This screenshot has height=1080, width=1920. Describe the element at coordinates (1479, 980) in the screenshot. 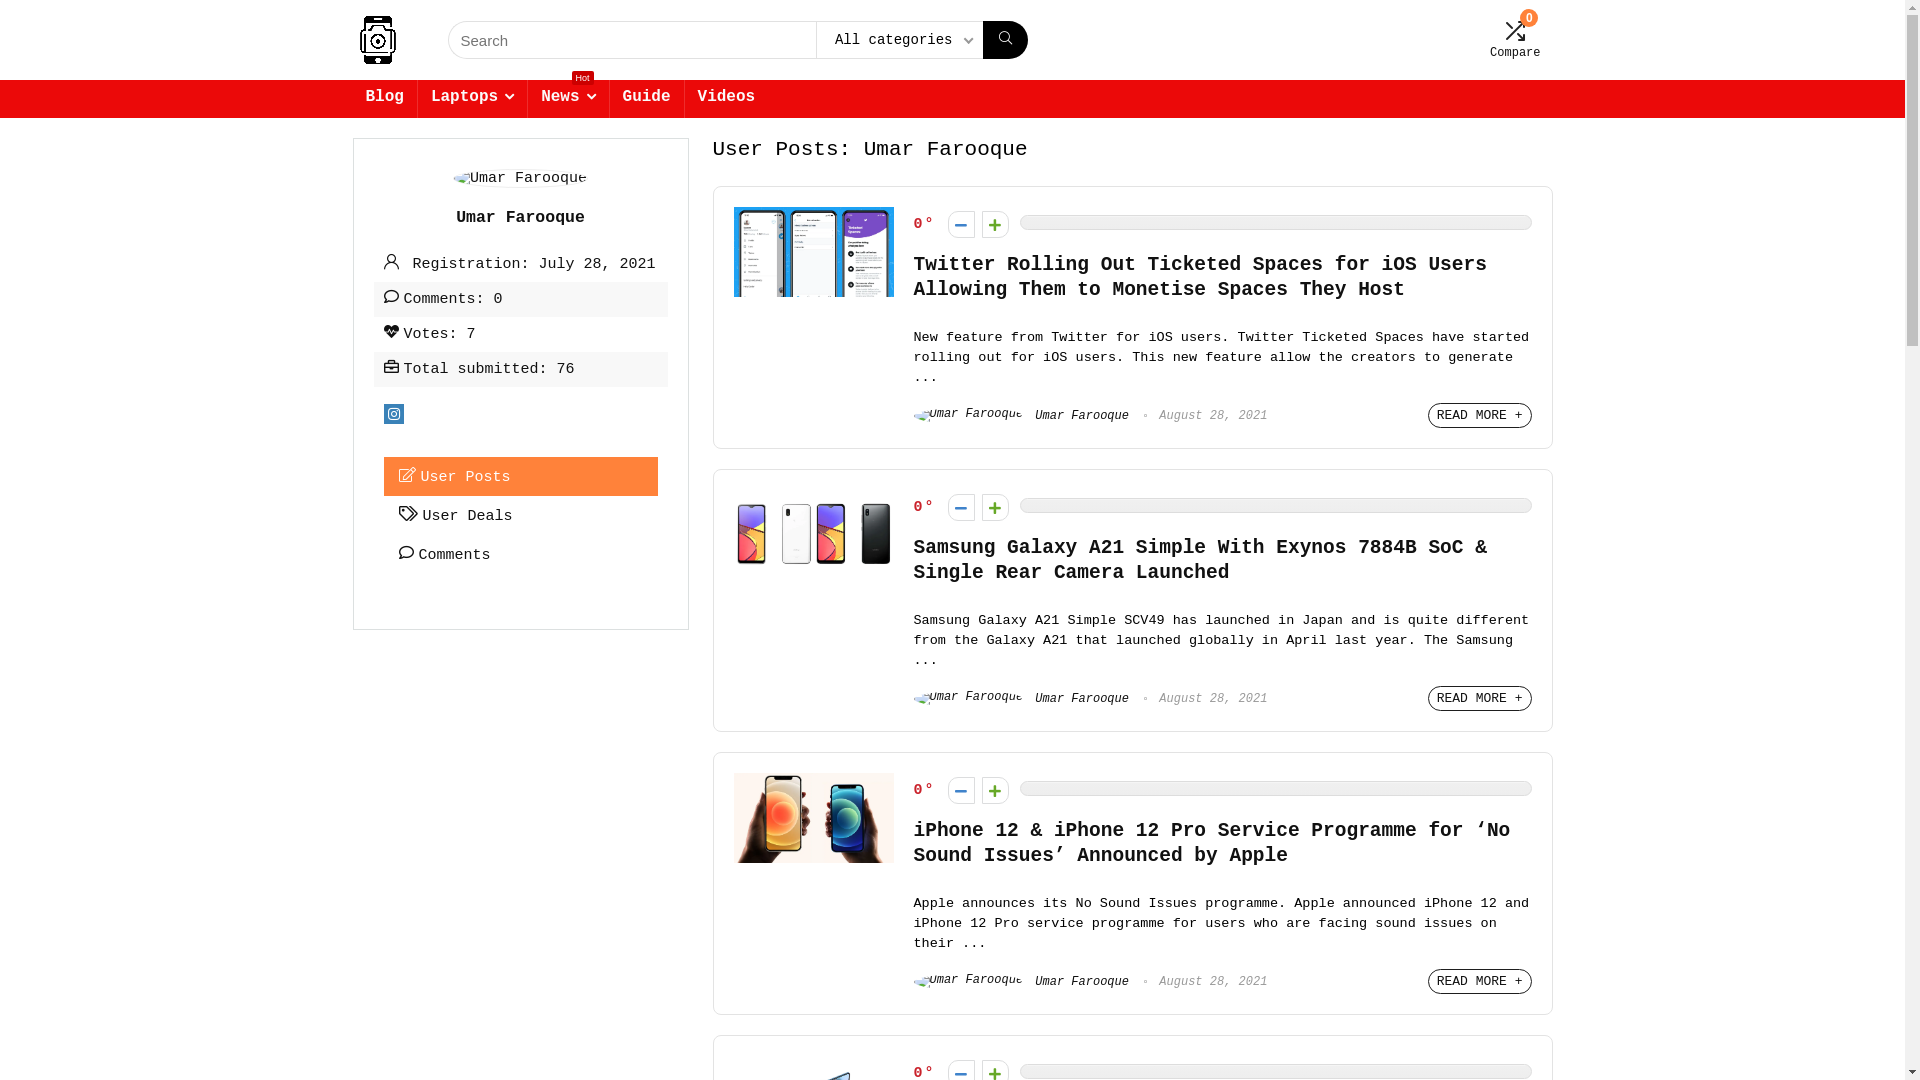

I see `'READ MORE +'` at that location.